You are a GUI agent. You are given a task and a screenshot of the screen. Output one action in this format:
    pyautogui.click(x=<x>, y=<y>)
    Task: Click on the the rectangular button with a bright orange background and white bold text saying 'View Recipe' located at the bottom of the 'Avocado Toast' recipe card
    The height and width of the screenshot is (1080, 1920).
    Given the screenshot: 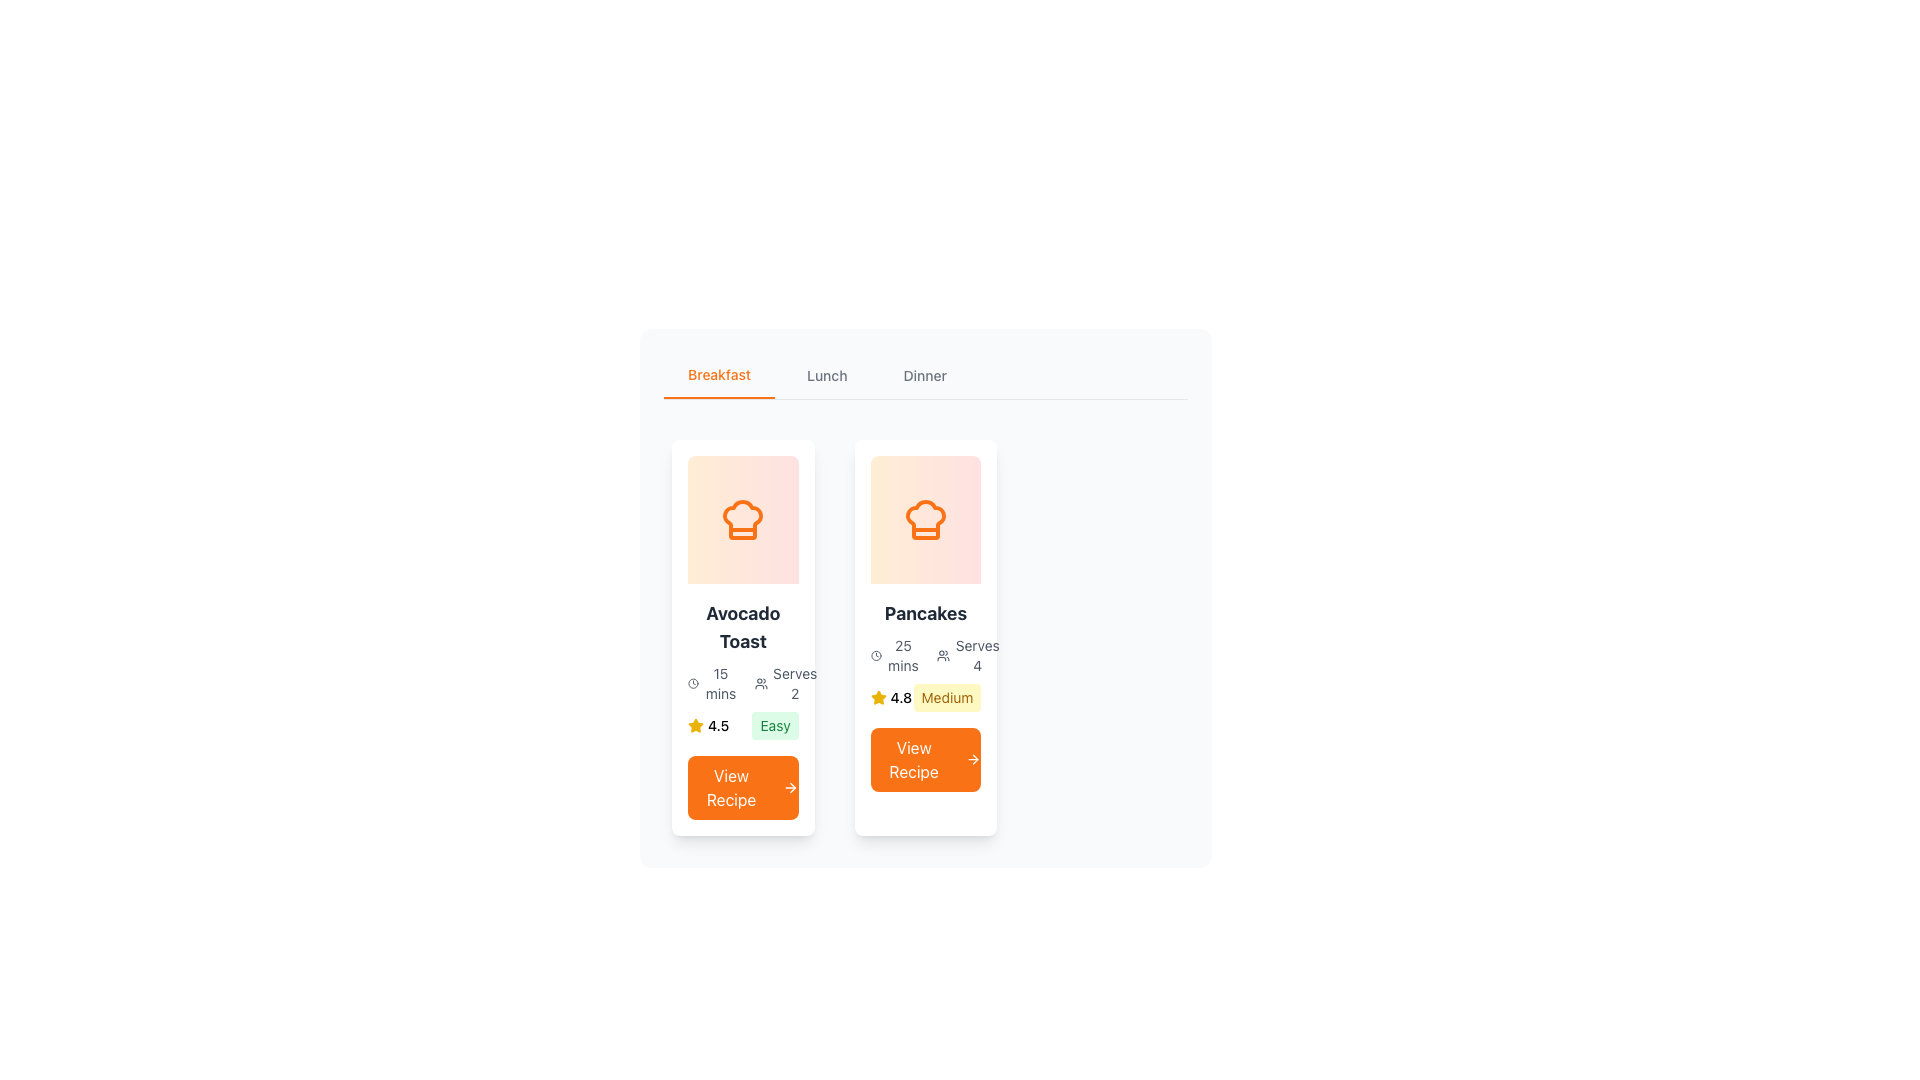 What is the action you would take?
    pyautogui.click(x=742, y=786)
    